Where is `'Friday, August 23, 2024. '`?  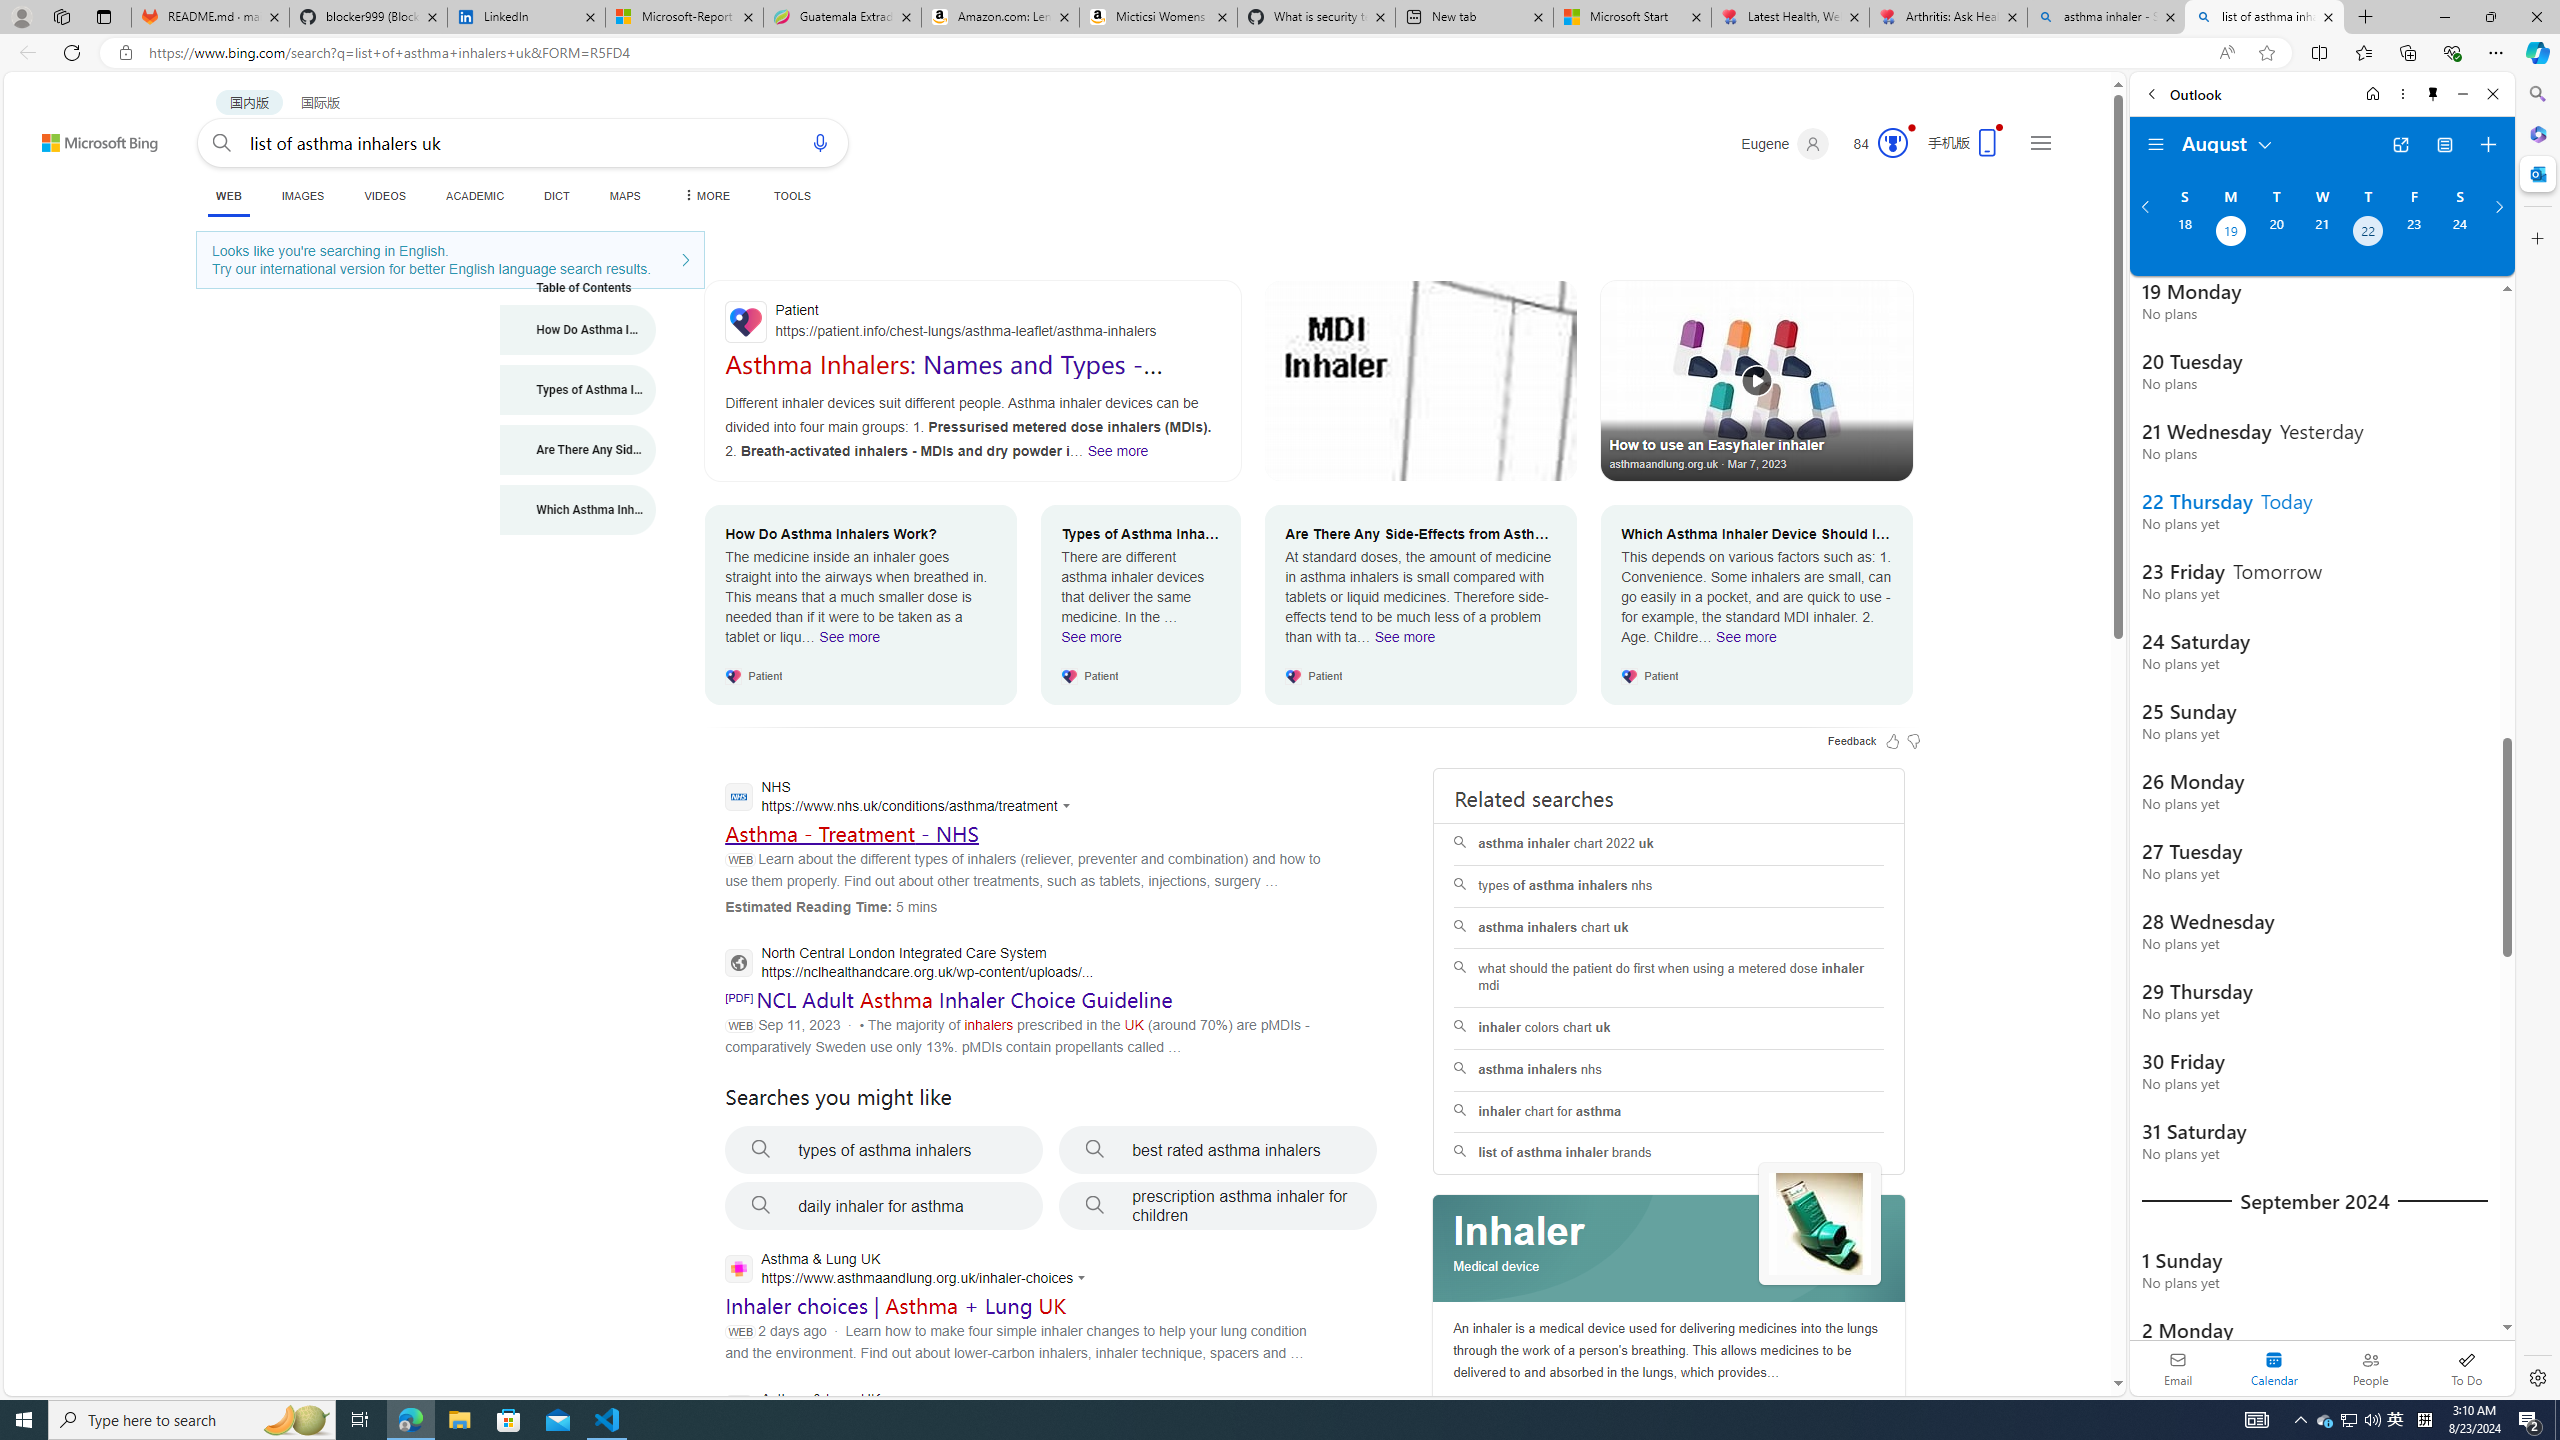 'Friday, August 23, 2024. ' is located at coordinates (2413, 233).